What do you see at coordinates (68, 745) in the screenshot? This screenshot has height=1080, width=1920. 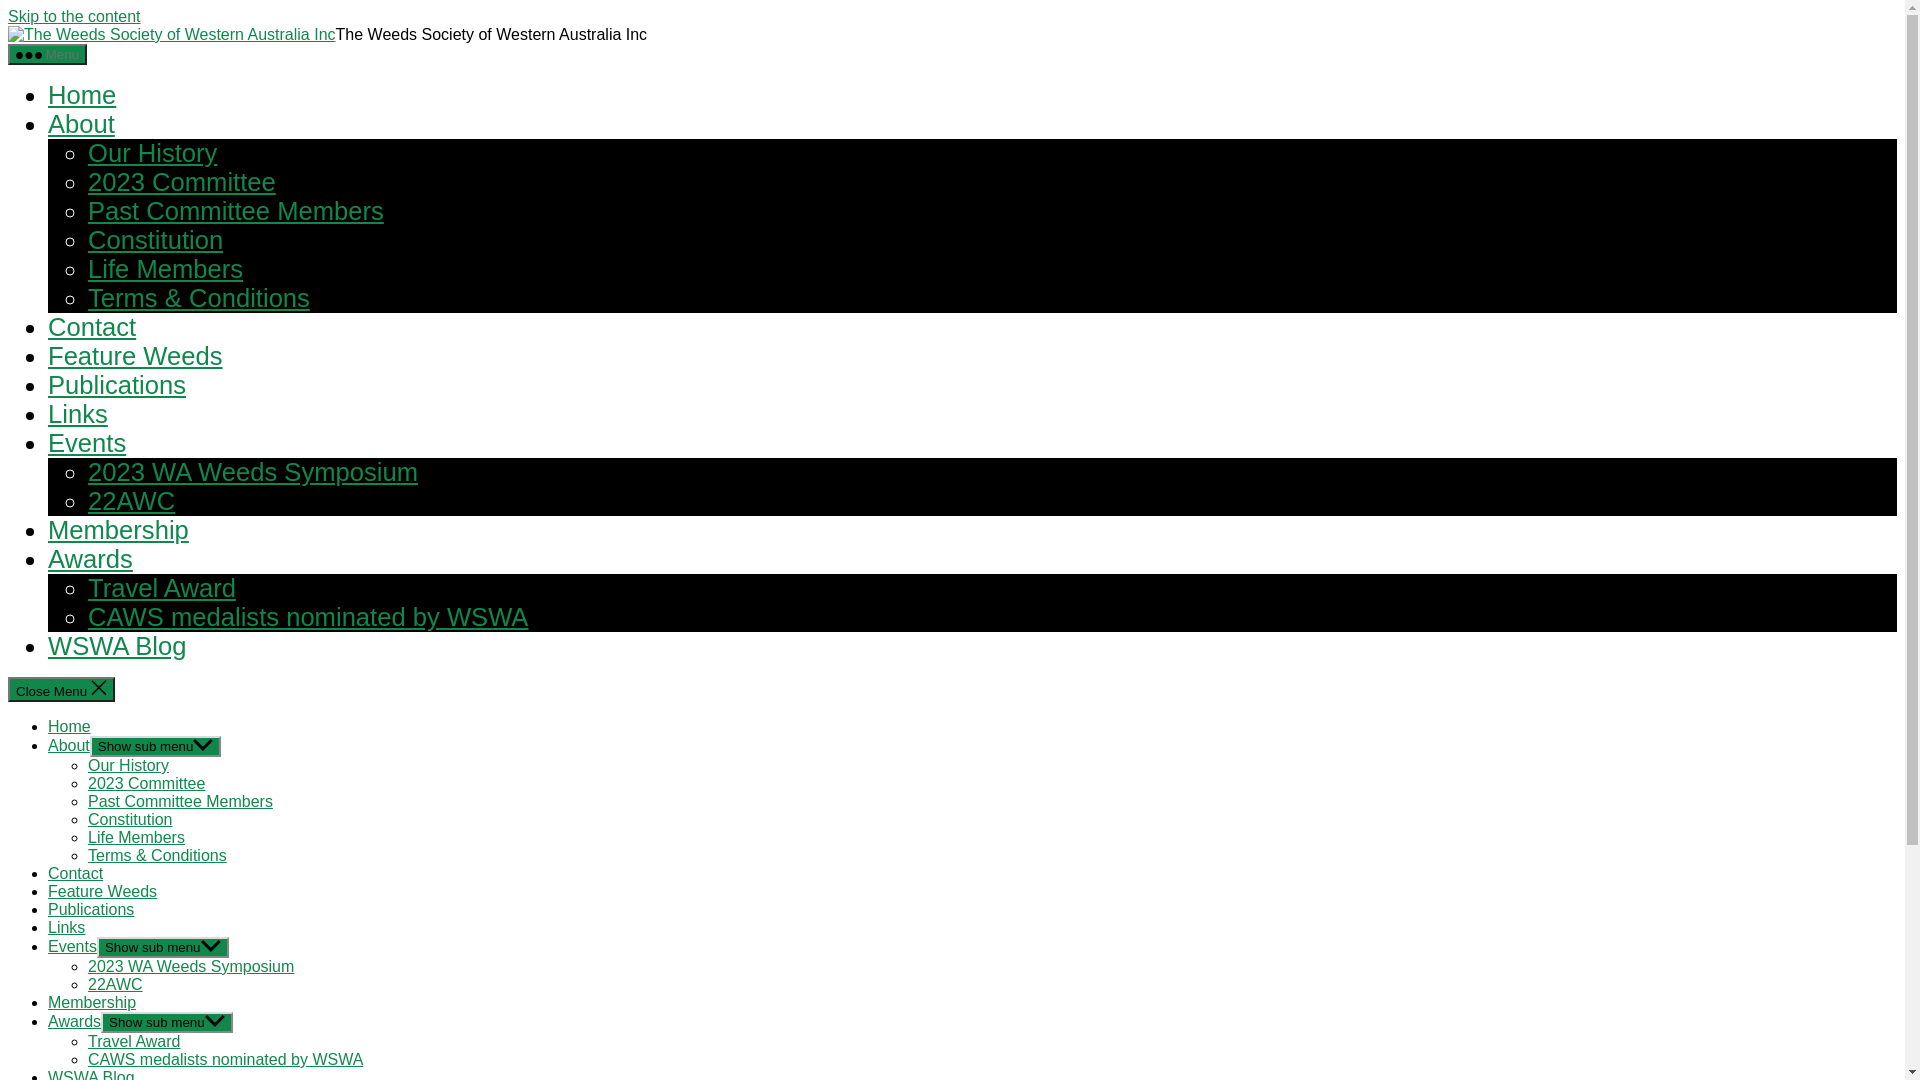 I see `'About'` at bounding box center [68, 745].